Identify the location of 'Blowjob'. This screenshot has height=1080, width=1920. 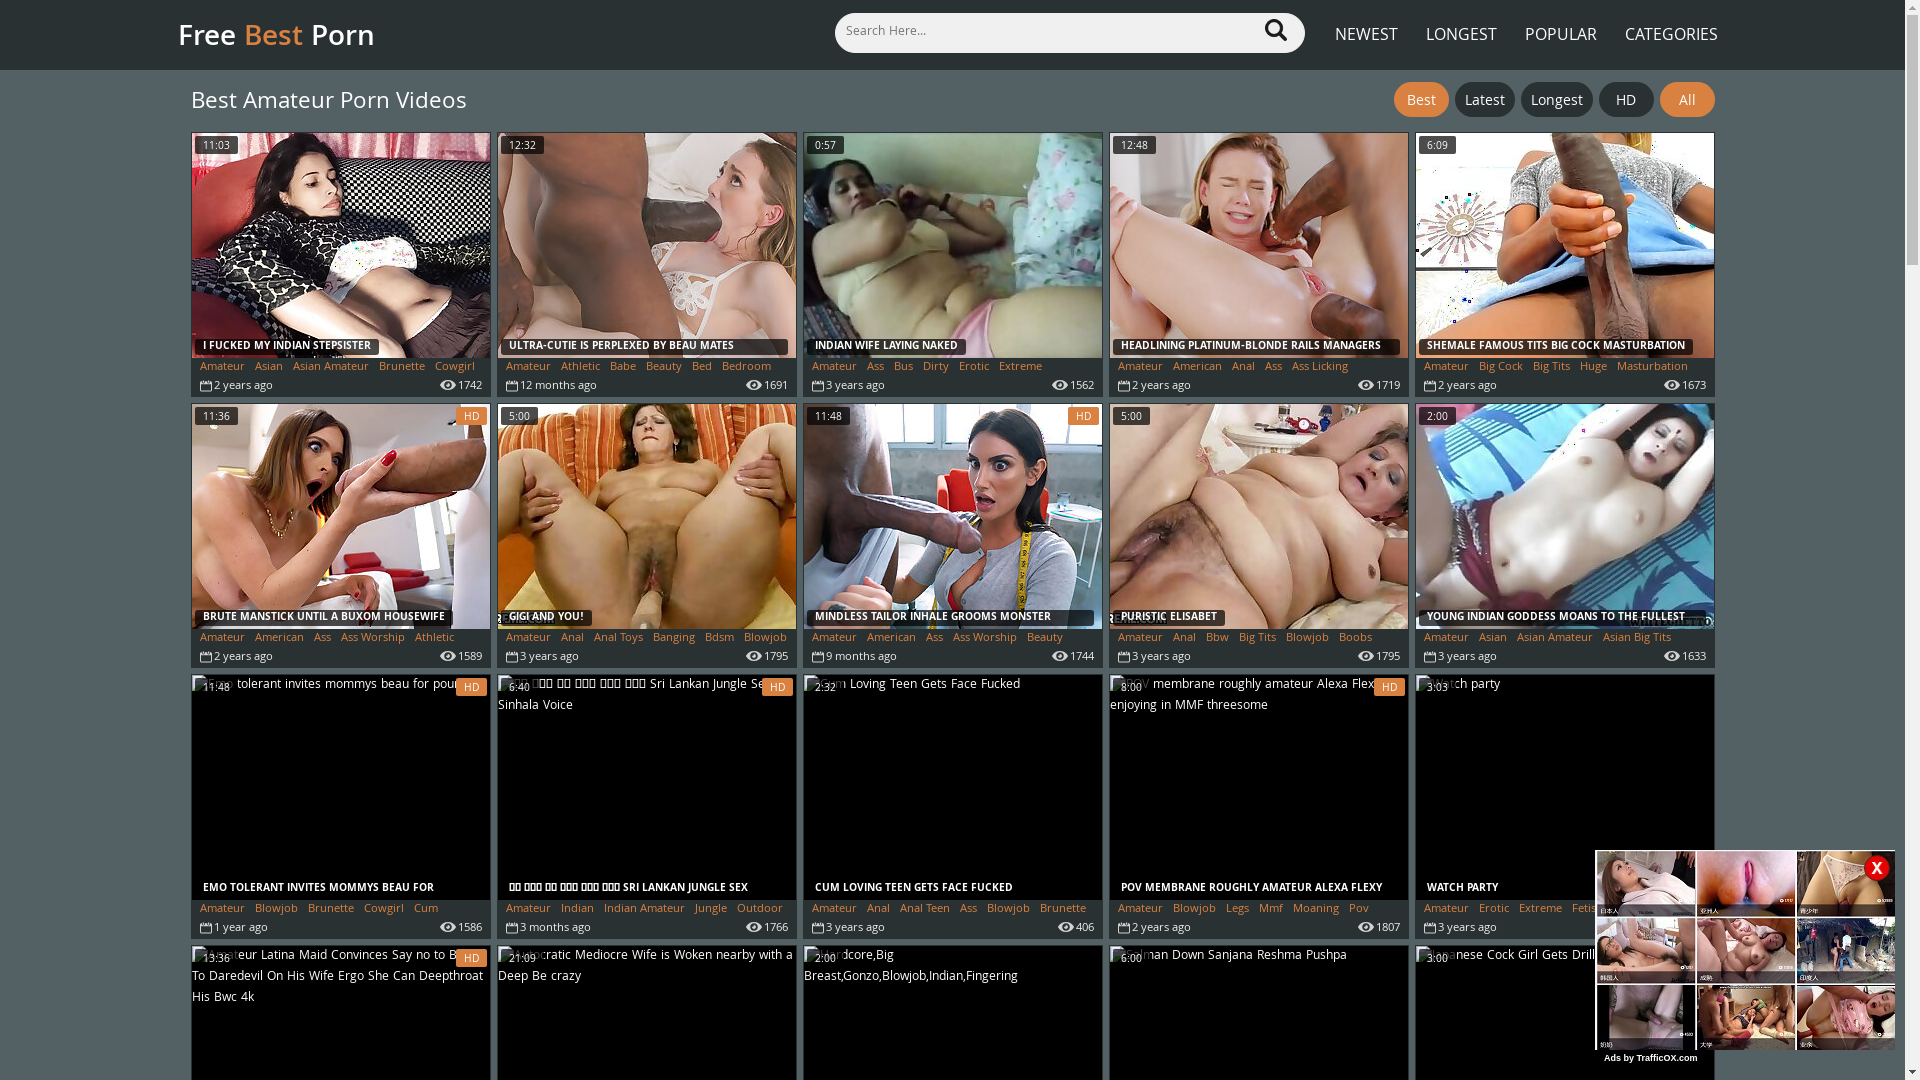
(1007, 909).